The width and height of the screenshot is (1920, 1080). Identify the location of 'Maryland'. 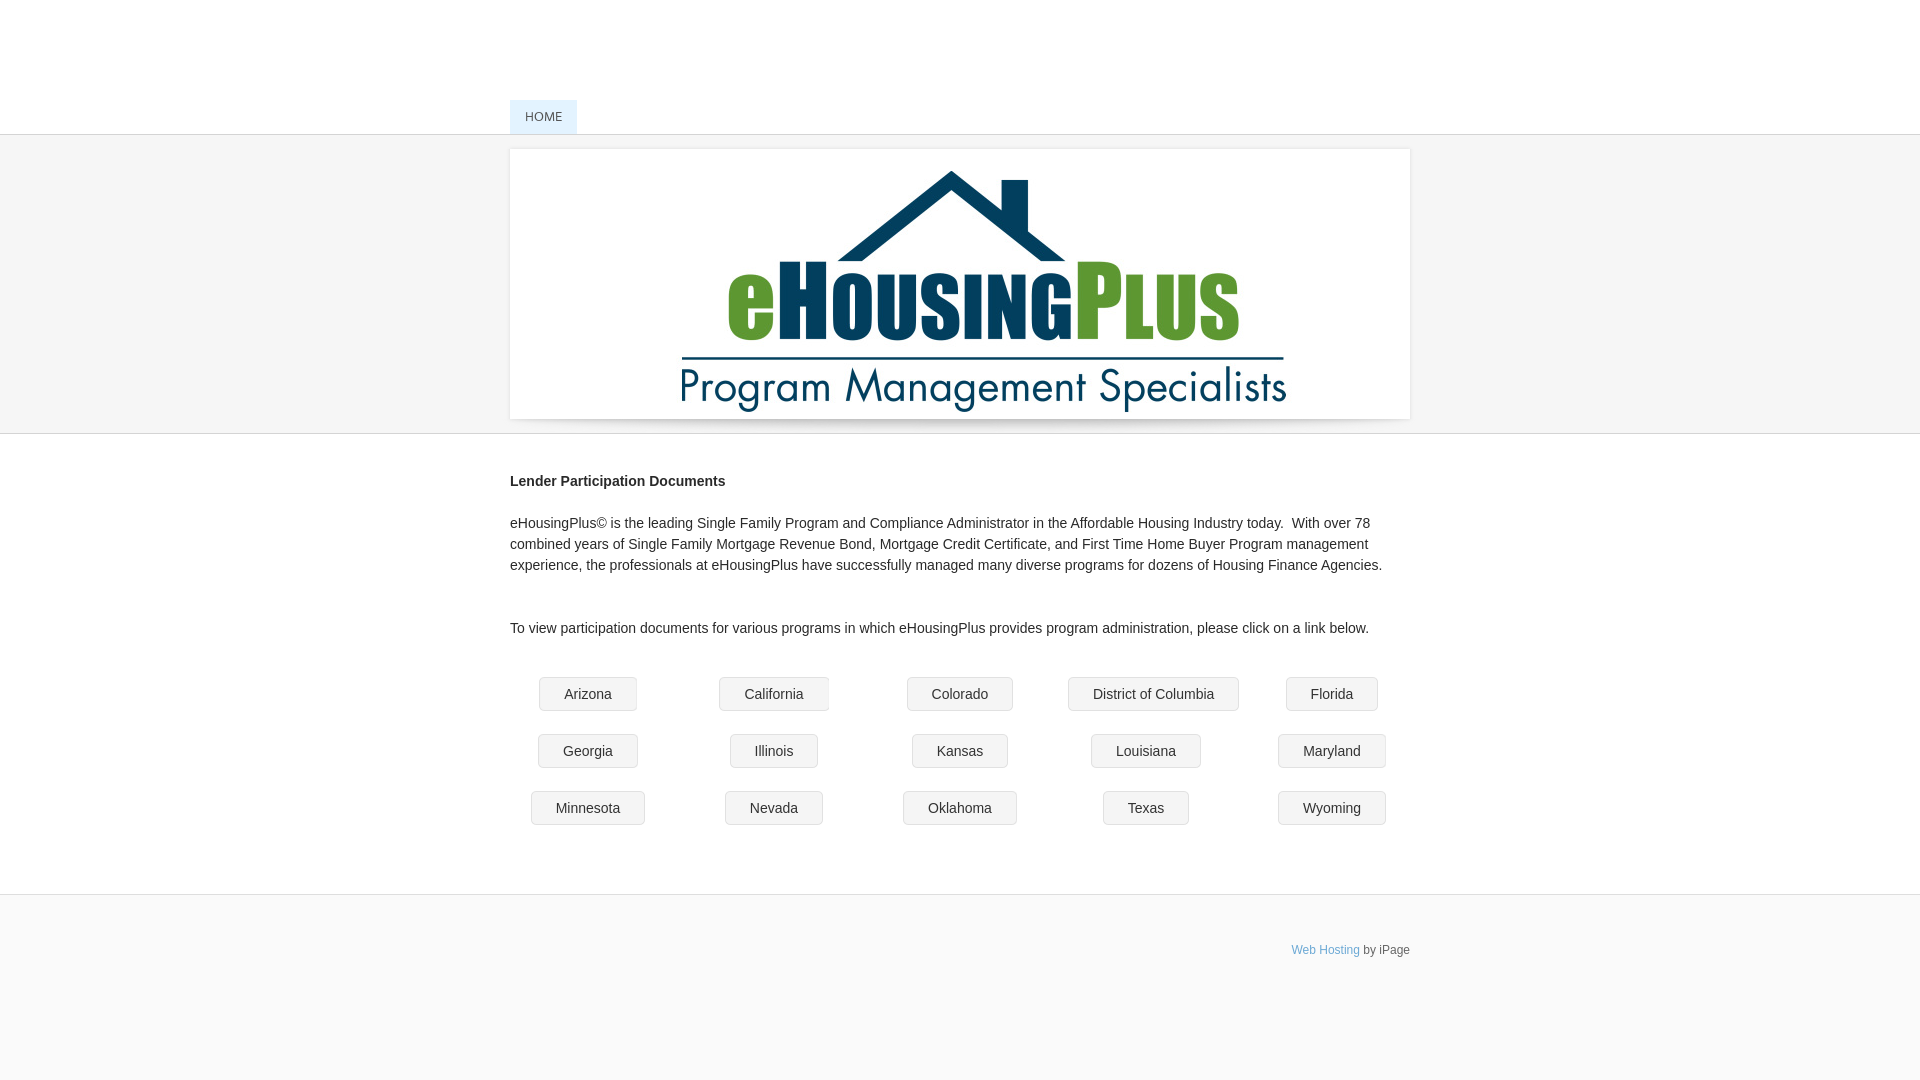
(1332, 751).